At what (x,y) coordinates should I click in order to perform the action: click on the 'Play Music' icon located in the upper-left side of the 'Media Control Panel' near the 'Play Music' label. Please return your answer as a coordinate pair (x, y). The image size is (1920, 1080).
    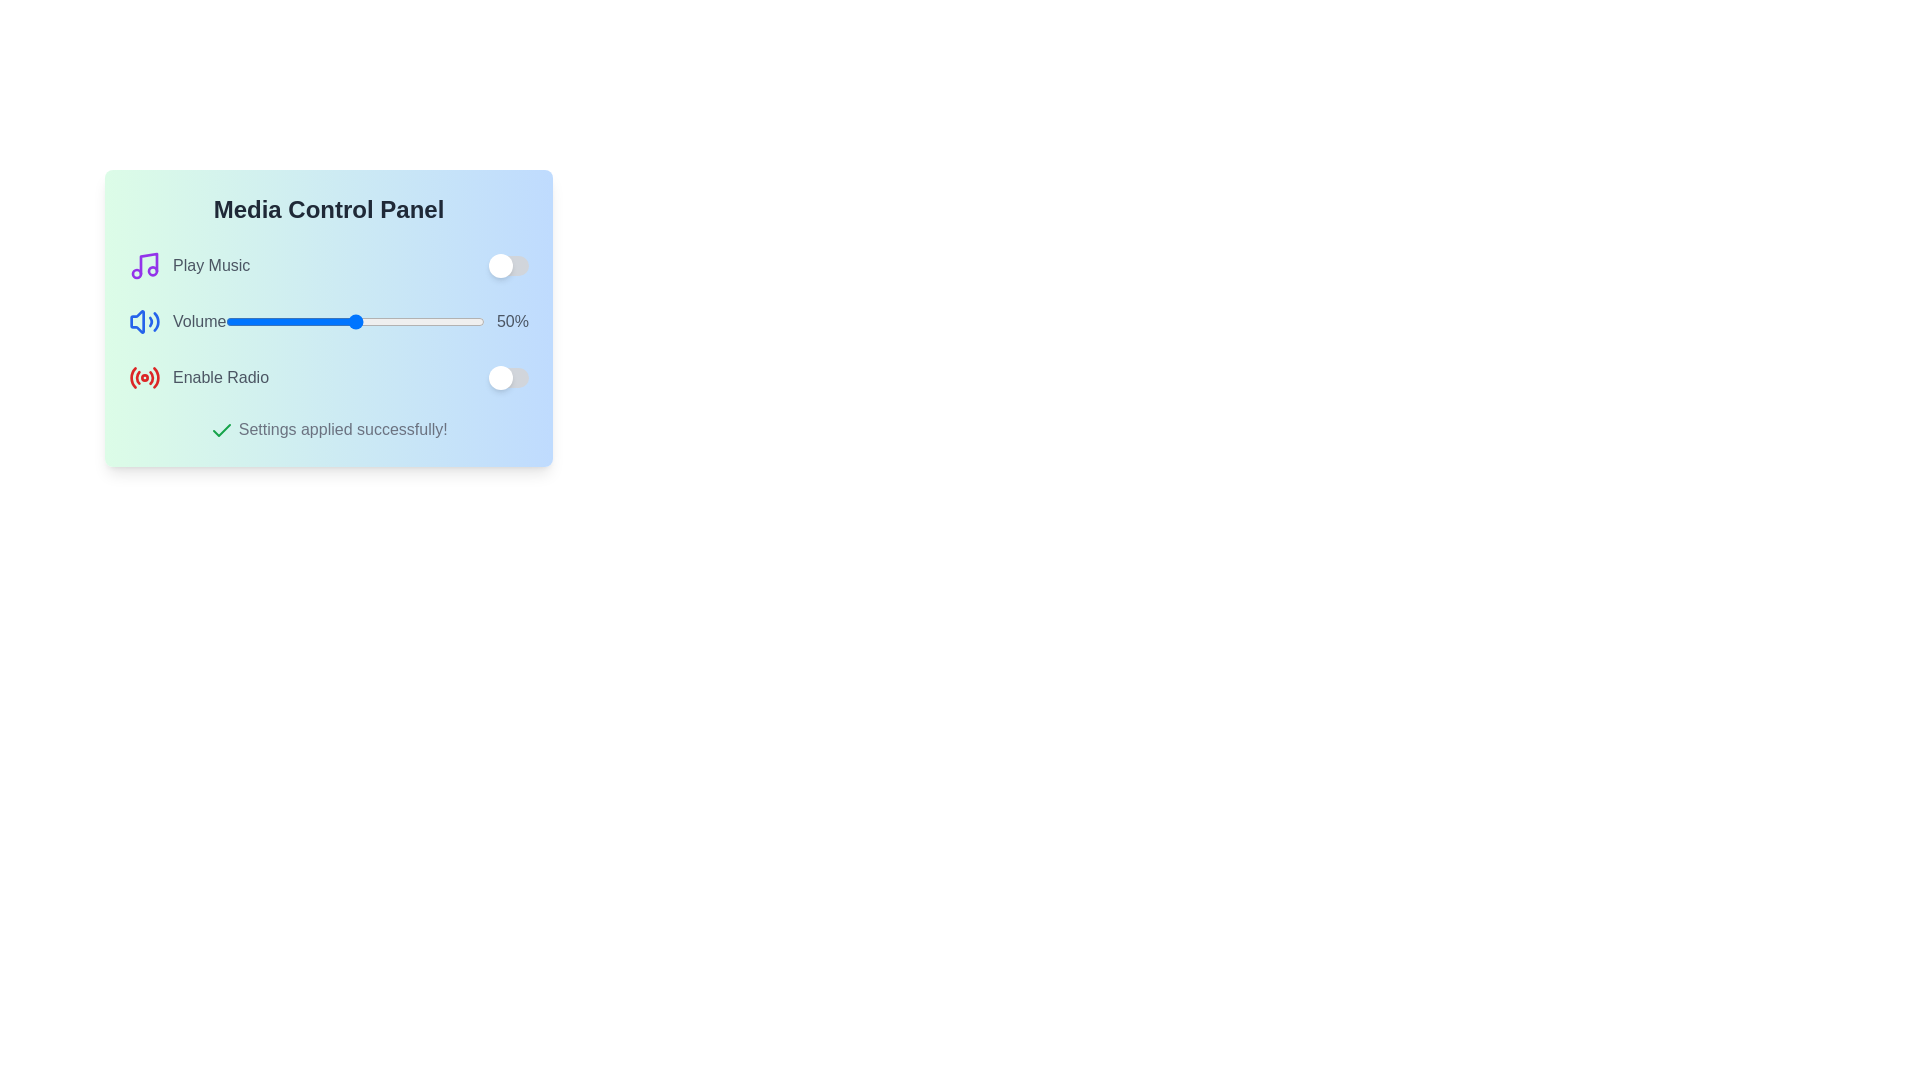
    Looking at the image, I should click on (147, 262).